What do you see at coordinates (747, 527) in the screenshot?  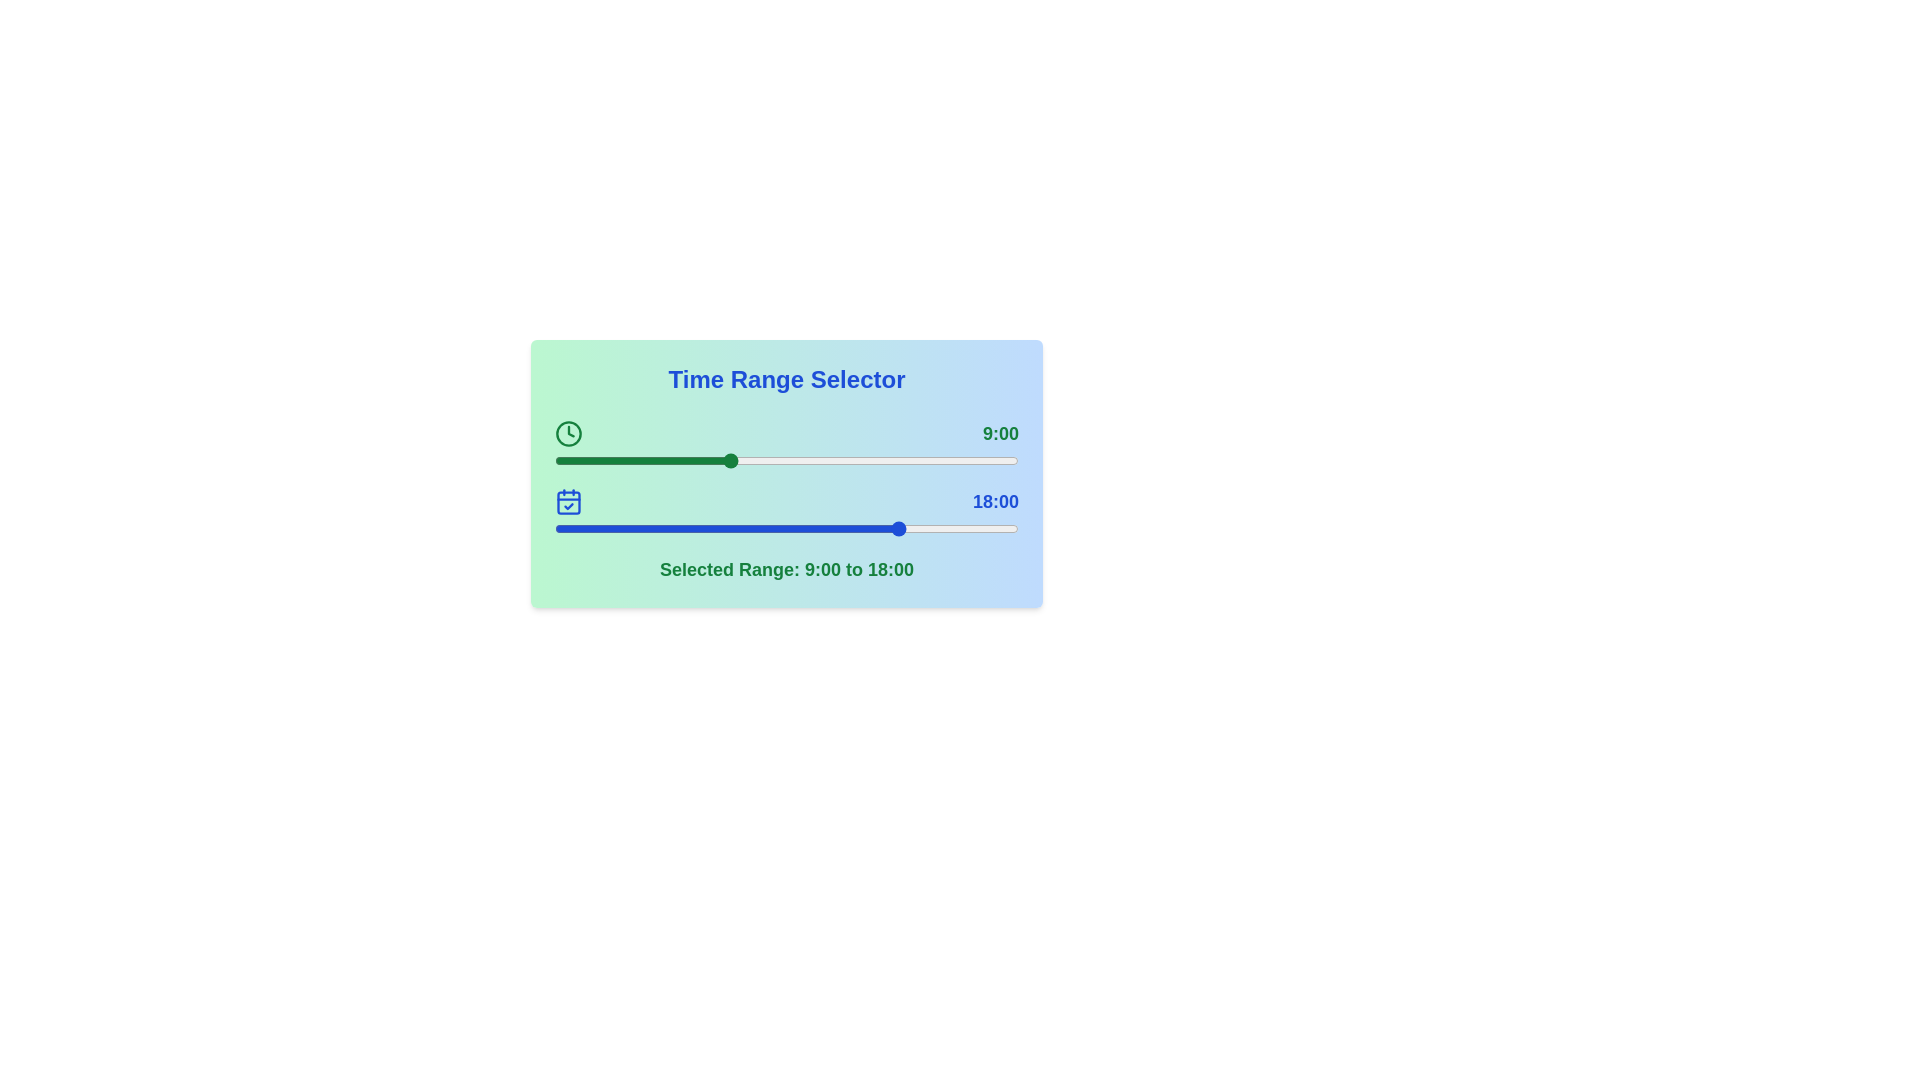 I see `the time` at bounding box center [747, 527].